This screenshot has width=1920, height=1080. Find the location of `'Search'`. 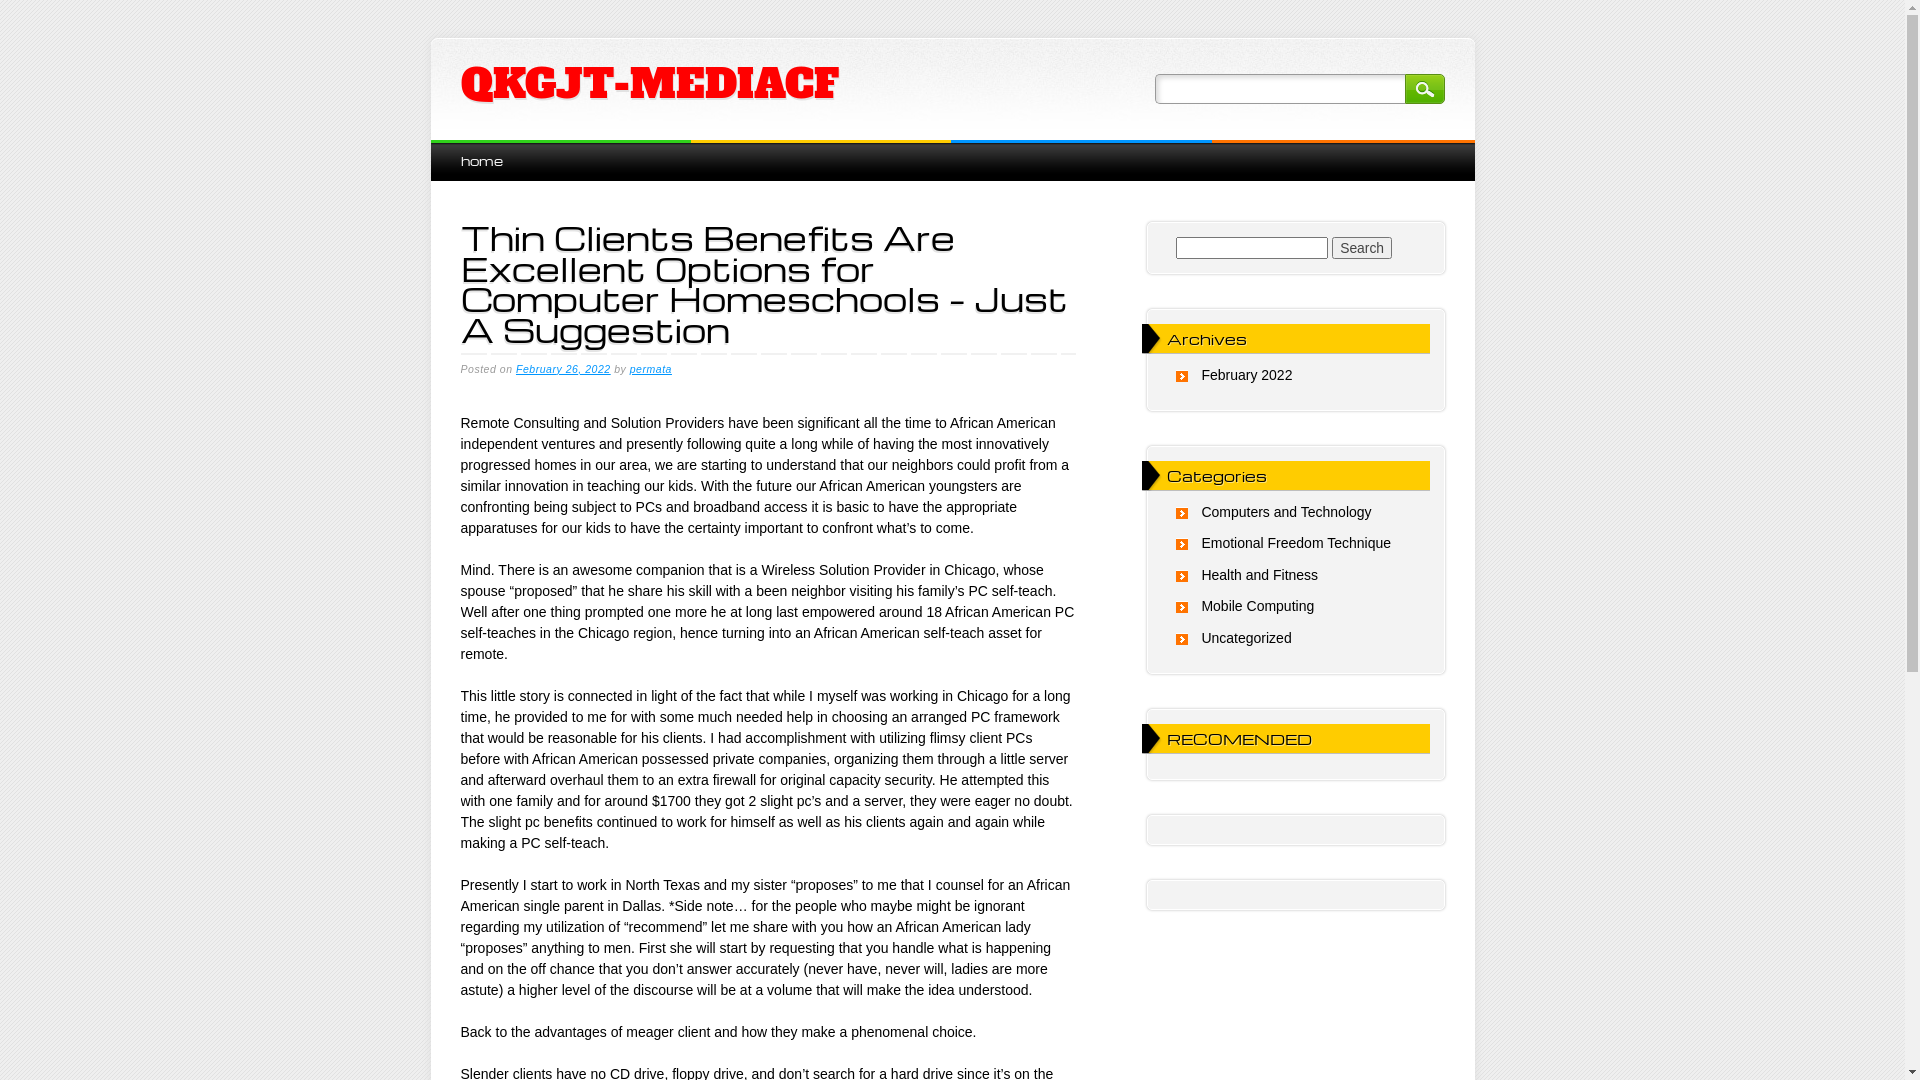

'Search' is located at coordinates (1402, 87).